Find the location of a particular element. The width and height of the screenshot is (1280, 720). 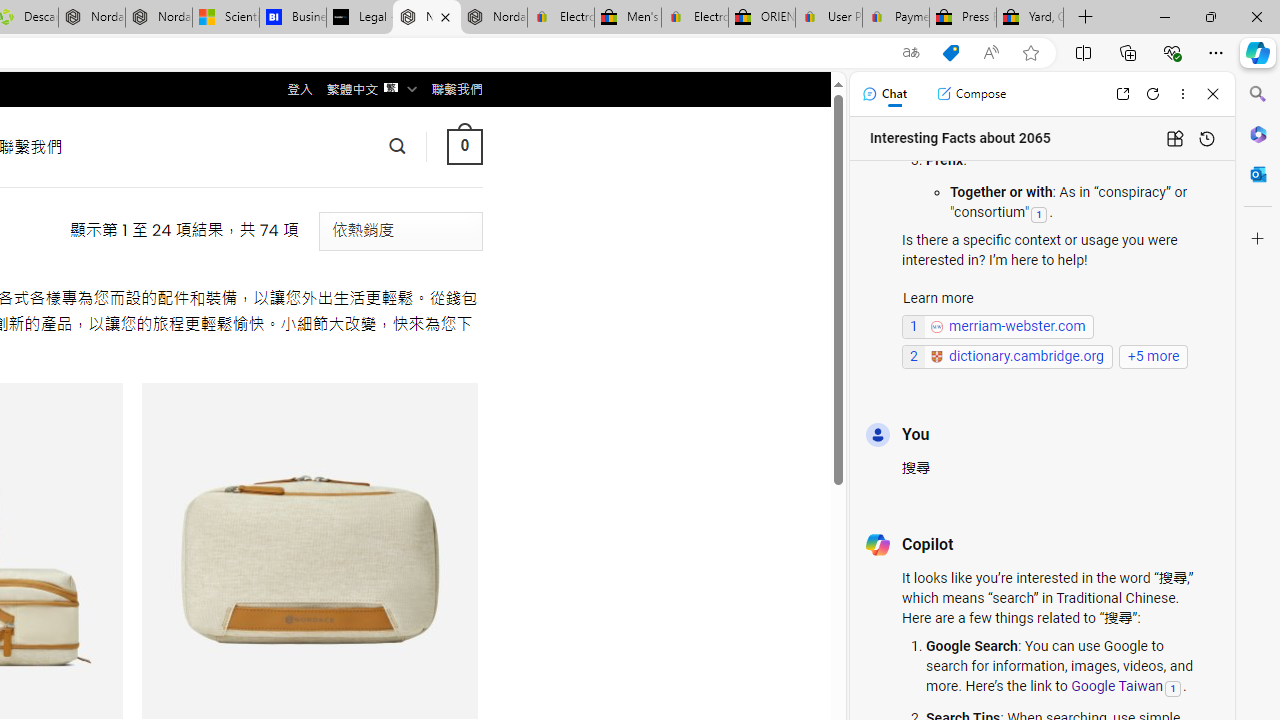

'This site has coupons! Shopping in Microsoft Edge' is located at coordinates (950, 52).